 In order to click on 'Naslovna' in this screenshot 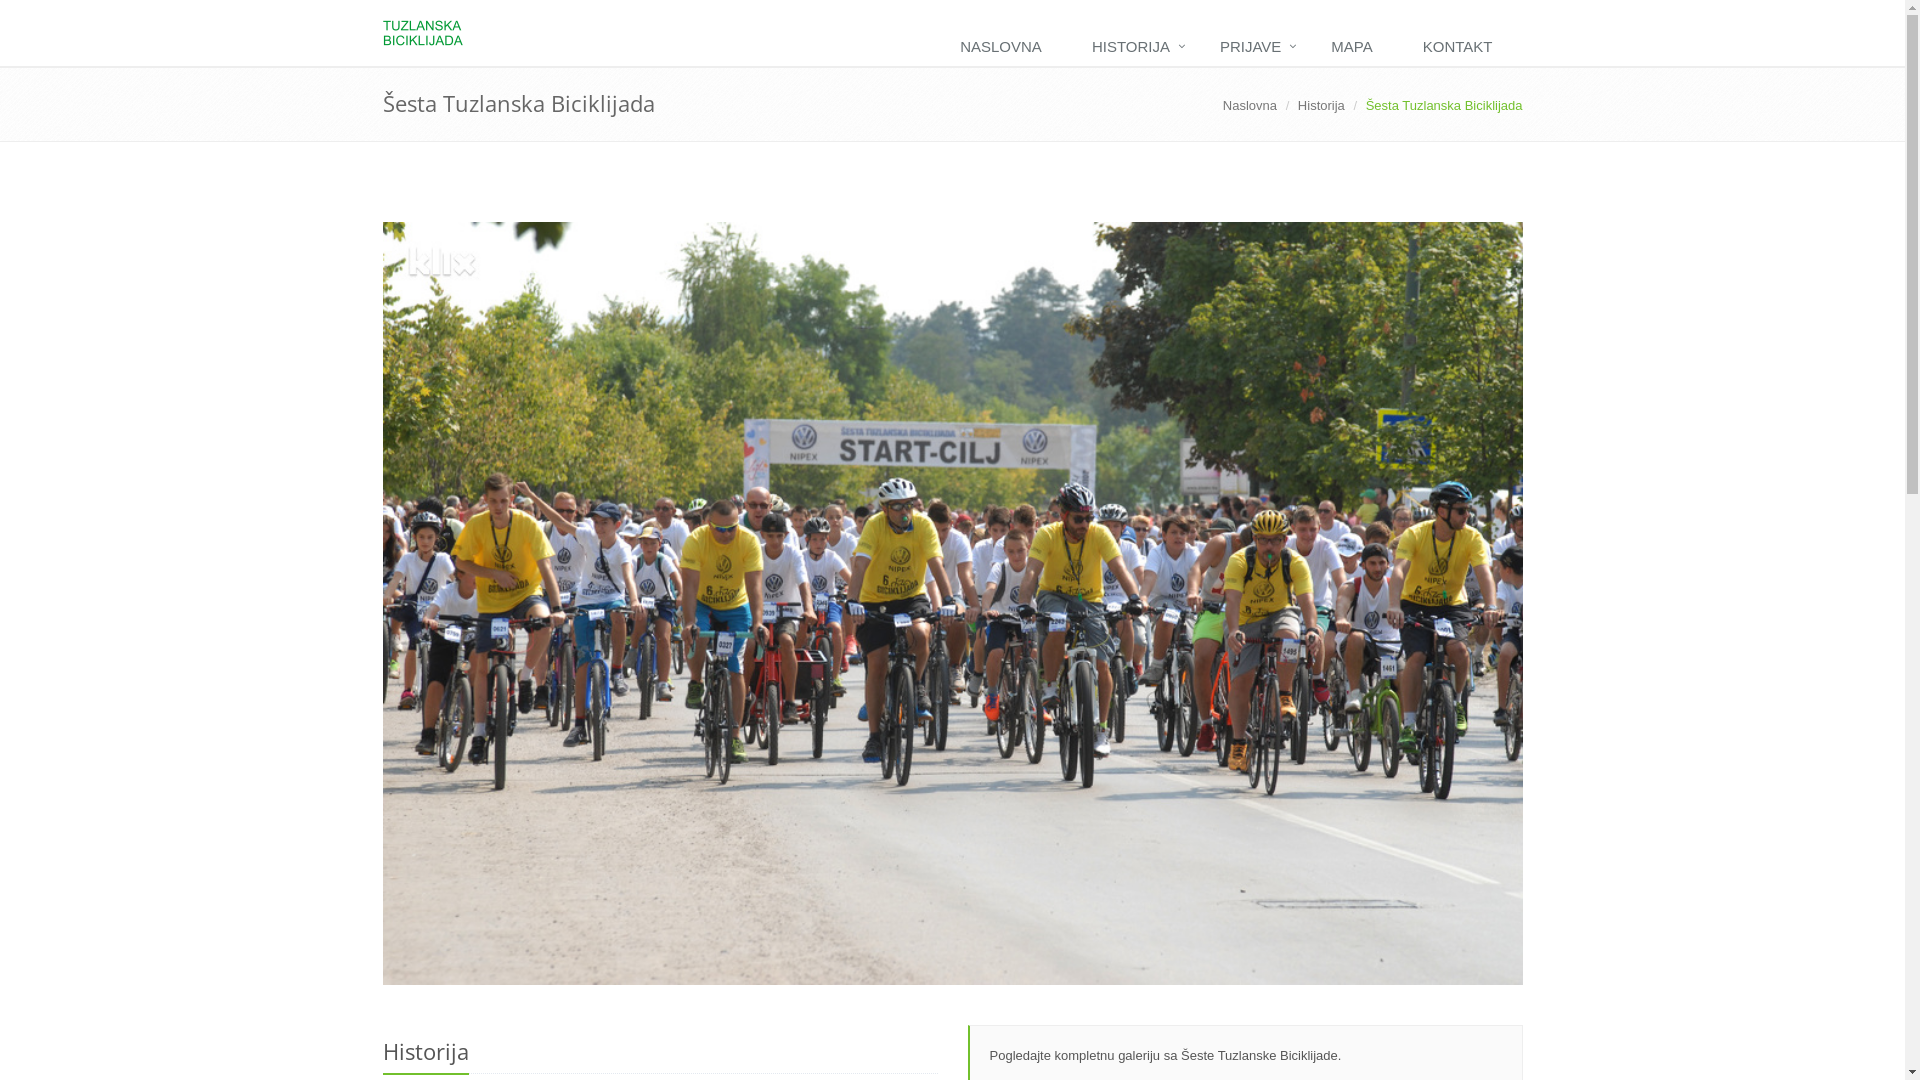, I will do `click(1248, 105)`.